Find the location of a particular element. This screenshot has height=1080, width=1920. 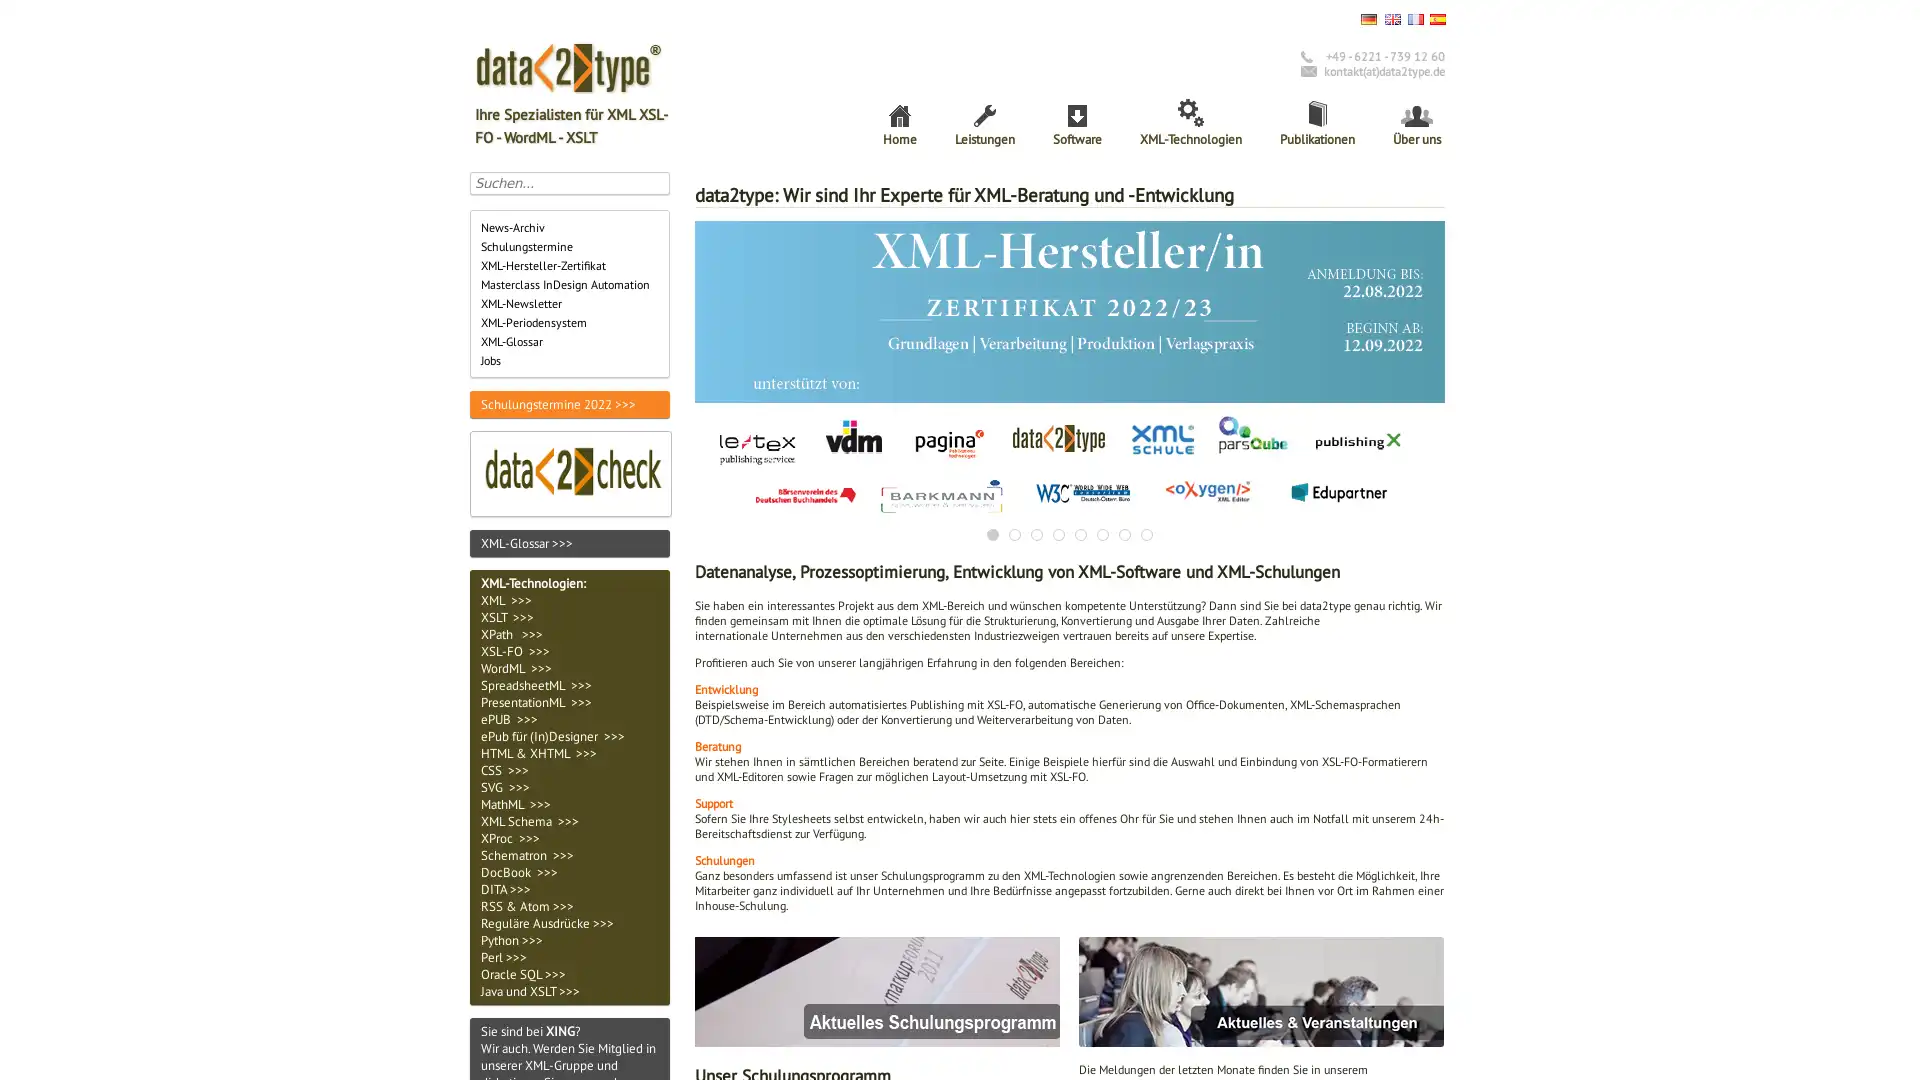

Carousel Page 1 is located at coordinates (993, 532).